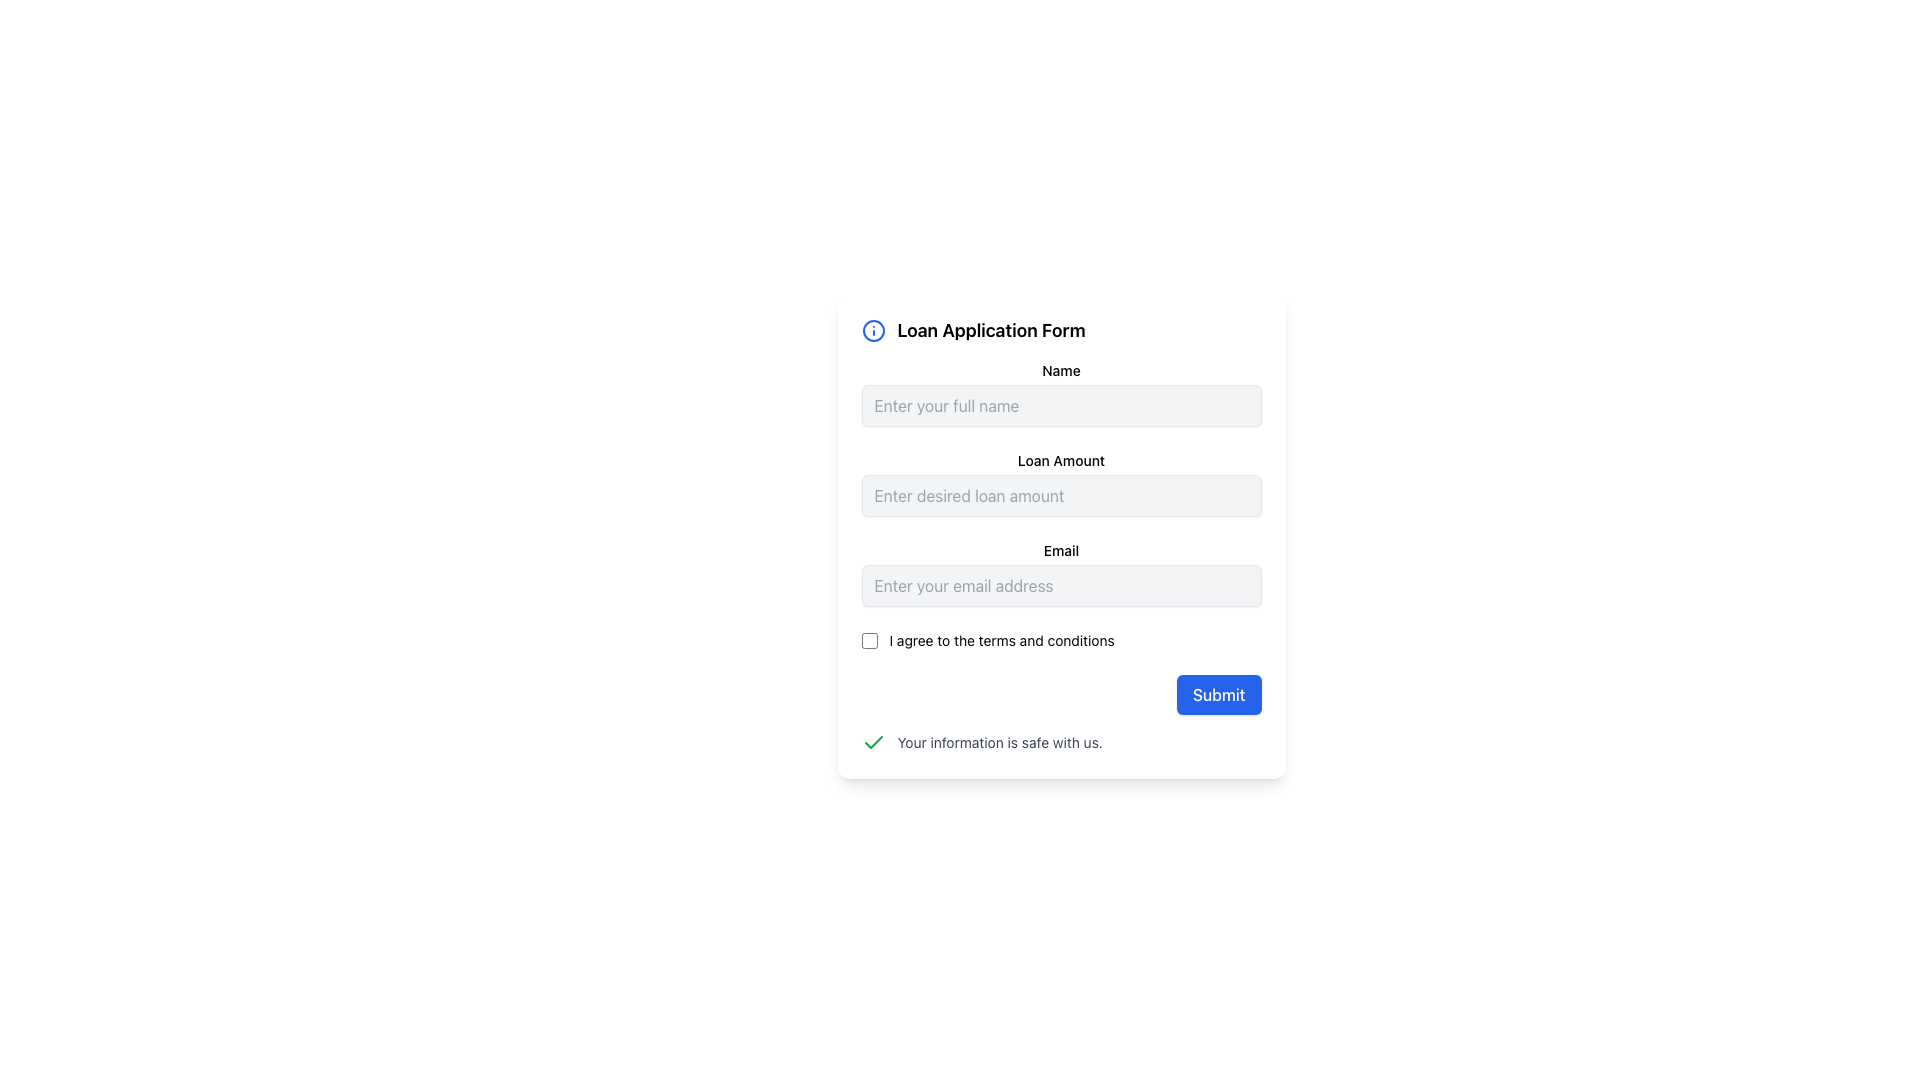 This screenshot has width=1920, height=1080. What do you see at coordinates (1000, 743) in the screenshot?
I see `informational text that reassures users about the security of their information, located near the bottom of the main form box, second in line after a green checkmark icon` at bounding box center [1000, 743].